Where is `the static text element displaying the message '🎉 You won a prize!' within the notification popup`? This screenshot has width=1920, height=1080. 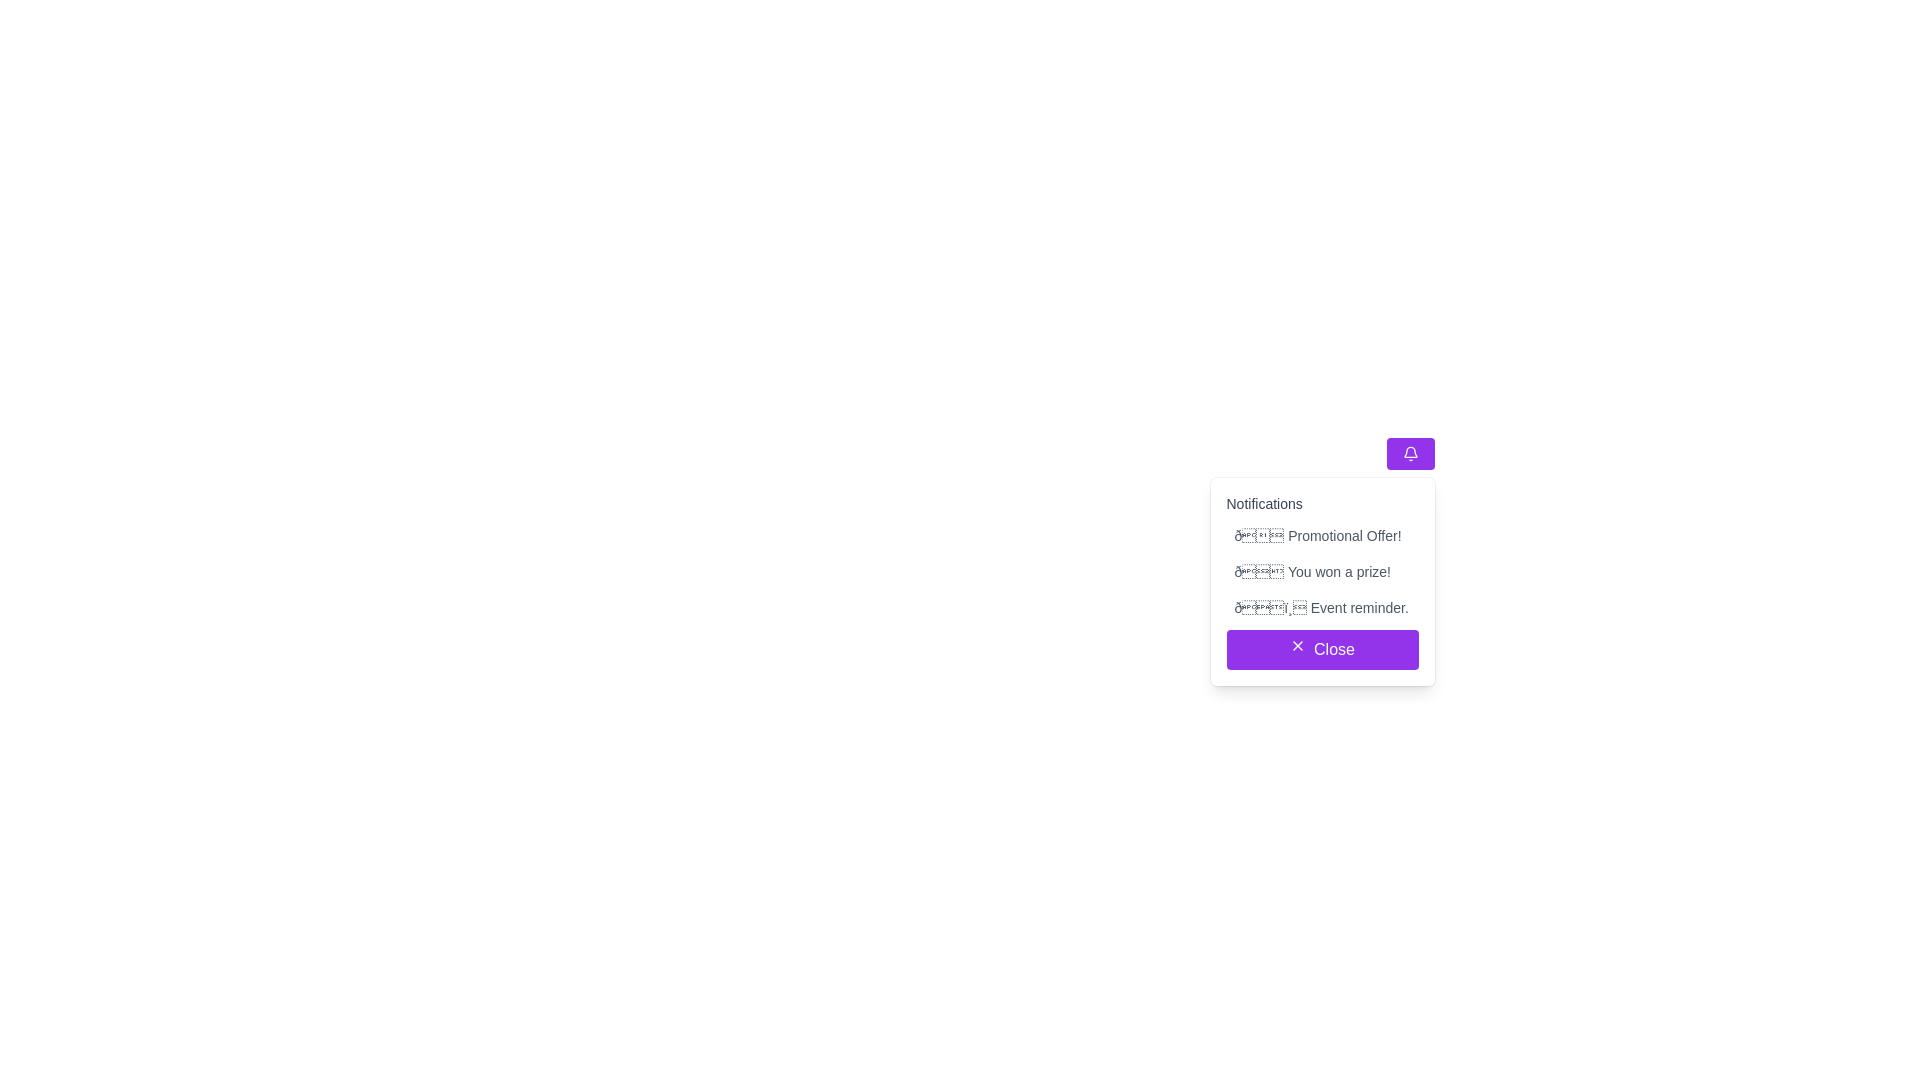 the static text element displaying the message '🎉 You won a prize!' within the notification popup is located at coordinates (1322, 571).